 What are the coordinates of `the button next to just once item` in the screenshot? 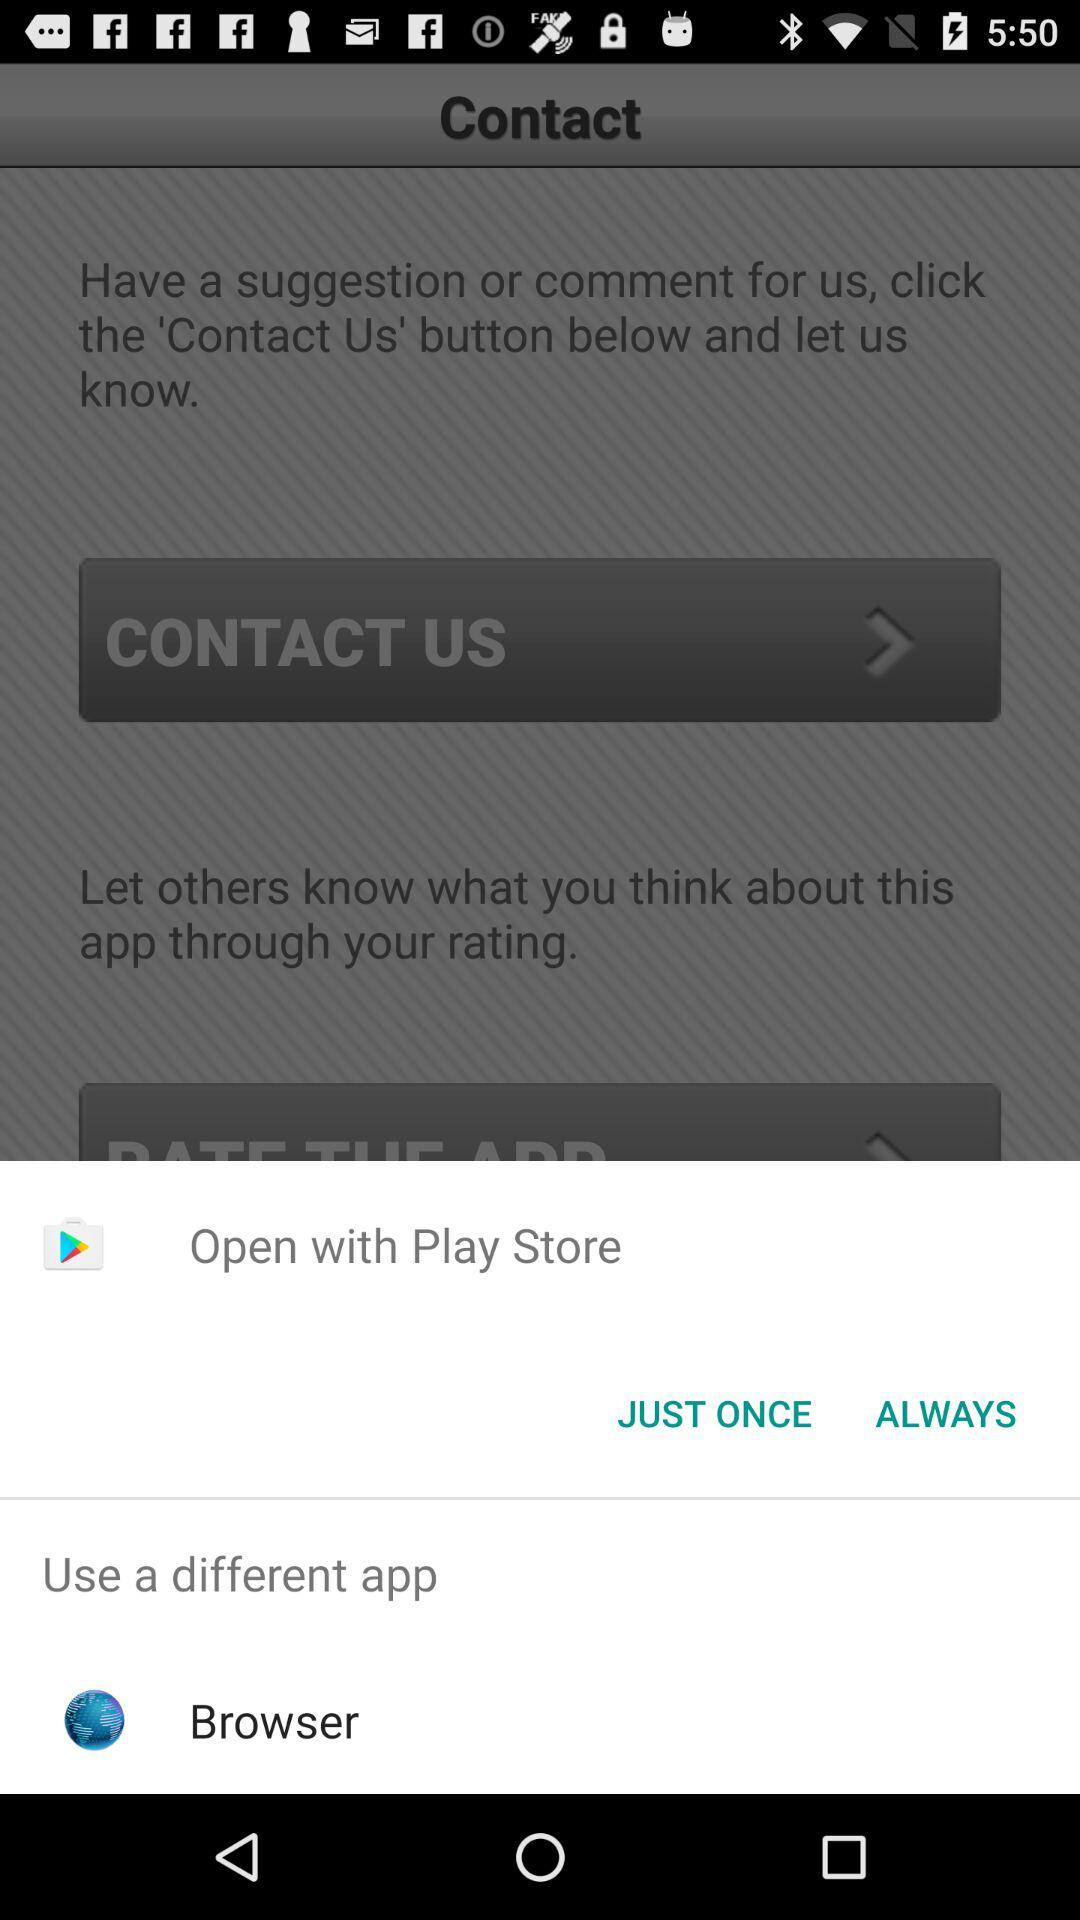 It's located at (945, 1411).